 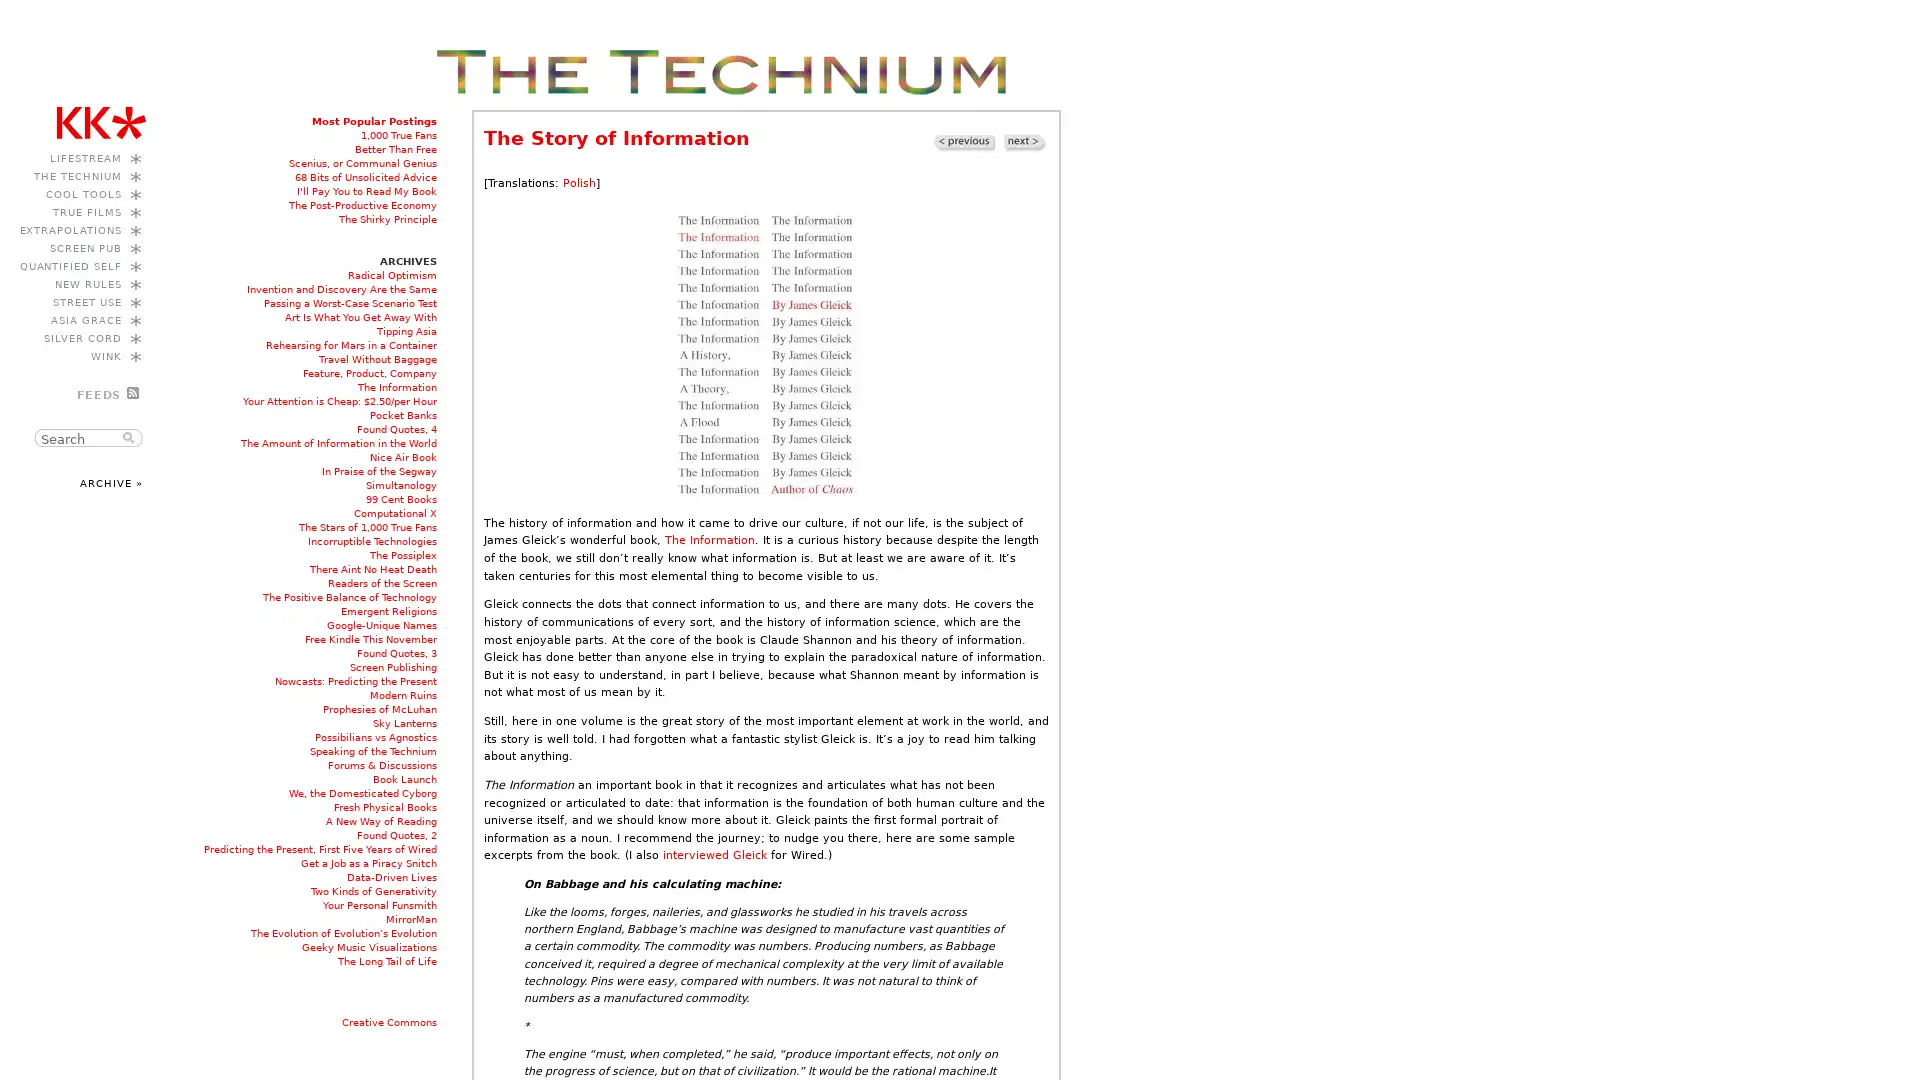 What do you see at coordinates (130, 437) in the screenshot?
I see `Submit` at bounding box center [130, 437].